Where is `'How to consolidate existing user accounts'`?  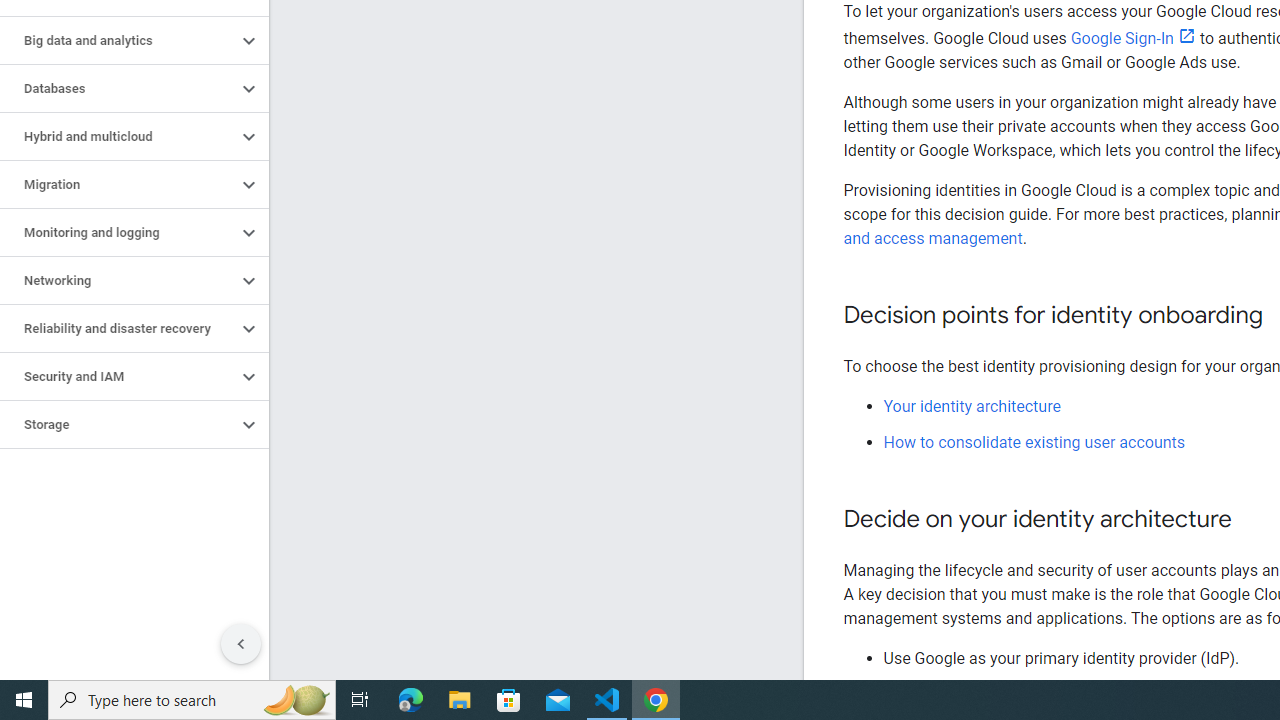
'How to consolidate existing user accounts' is located at coordinates (1034, 441).